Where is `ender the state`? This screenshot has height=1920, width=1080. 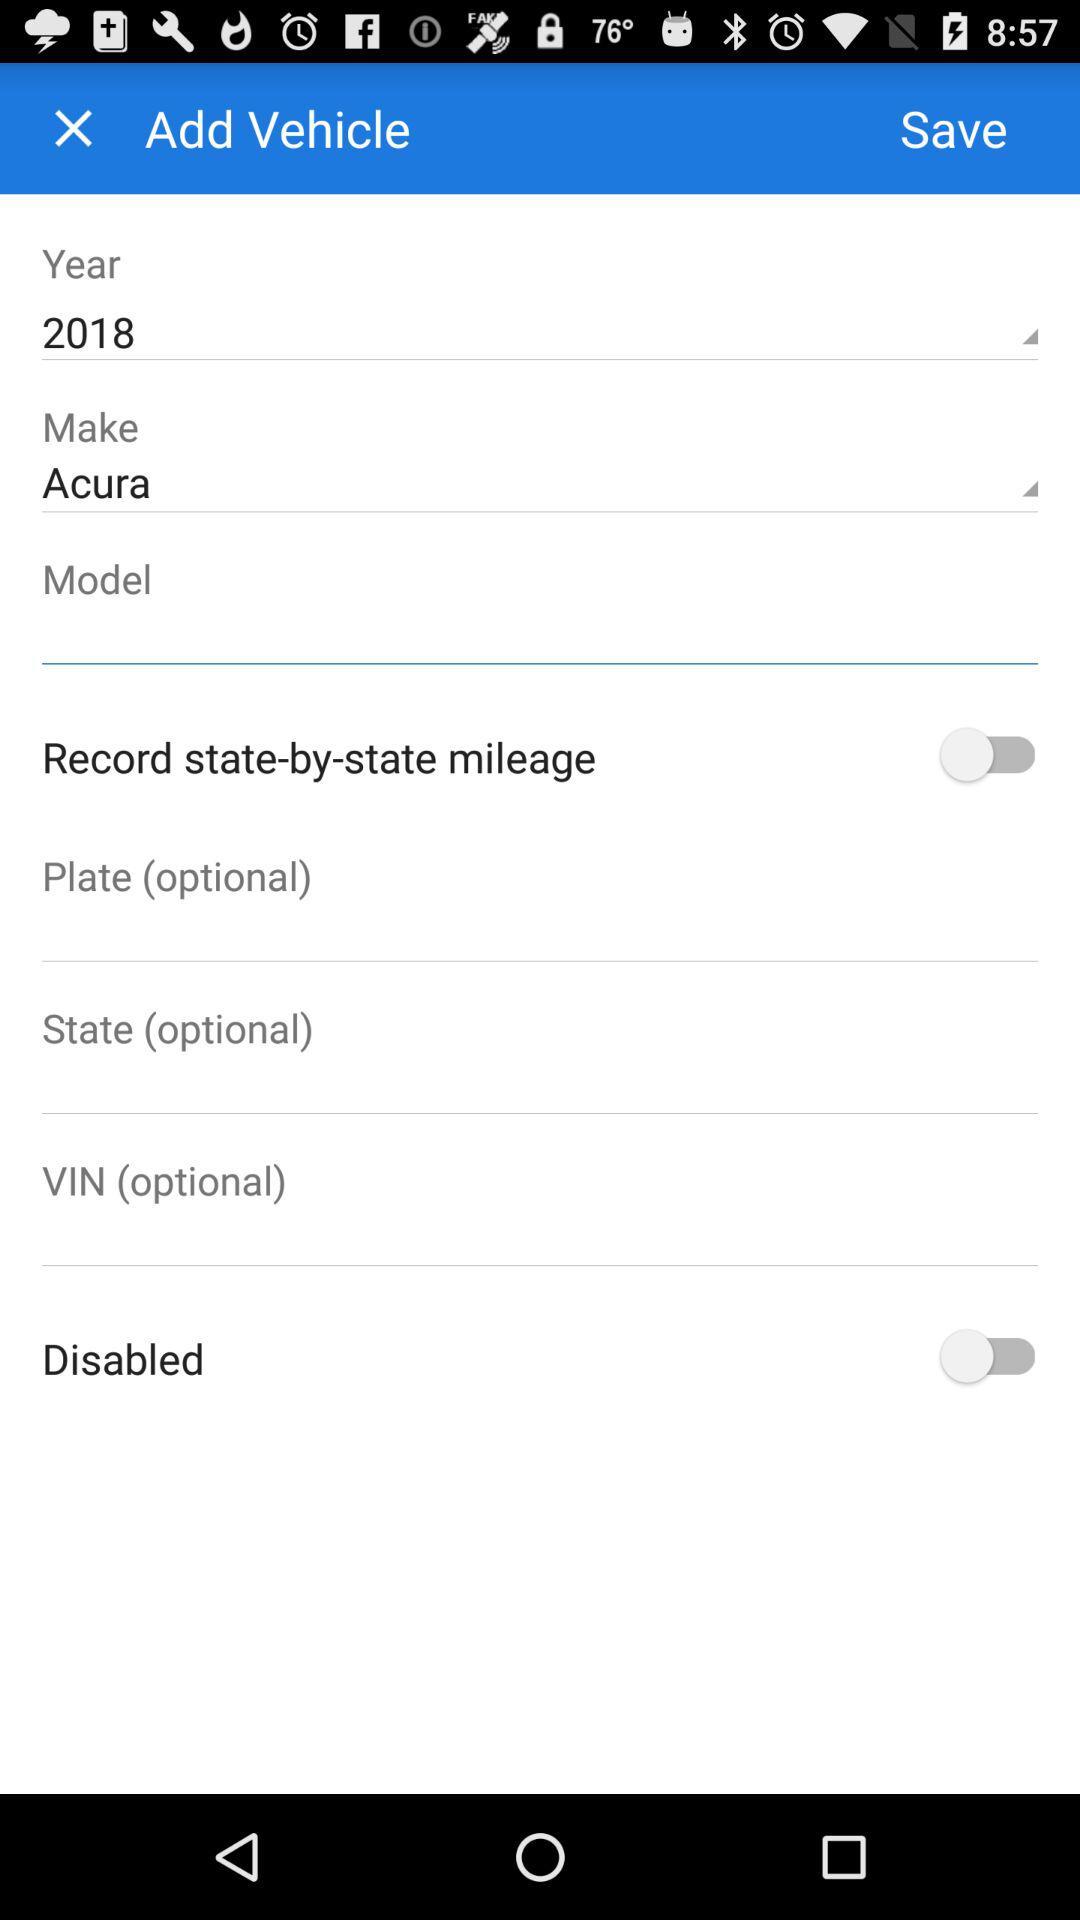
ender the state is located at coordinates (540, 1083).